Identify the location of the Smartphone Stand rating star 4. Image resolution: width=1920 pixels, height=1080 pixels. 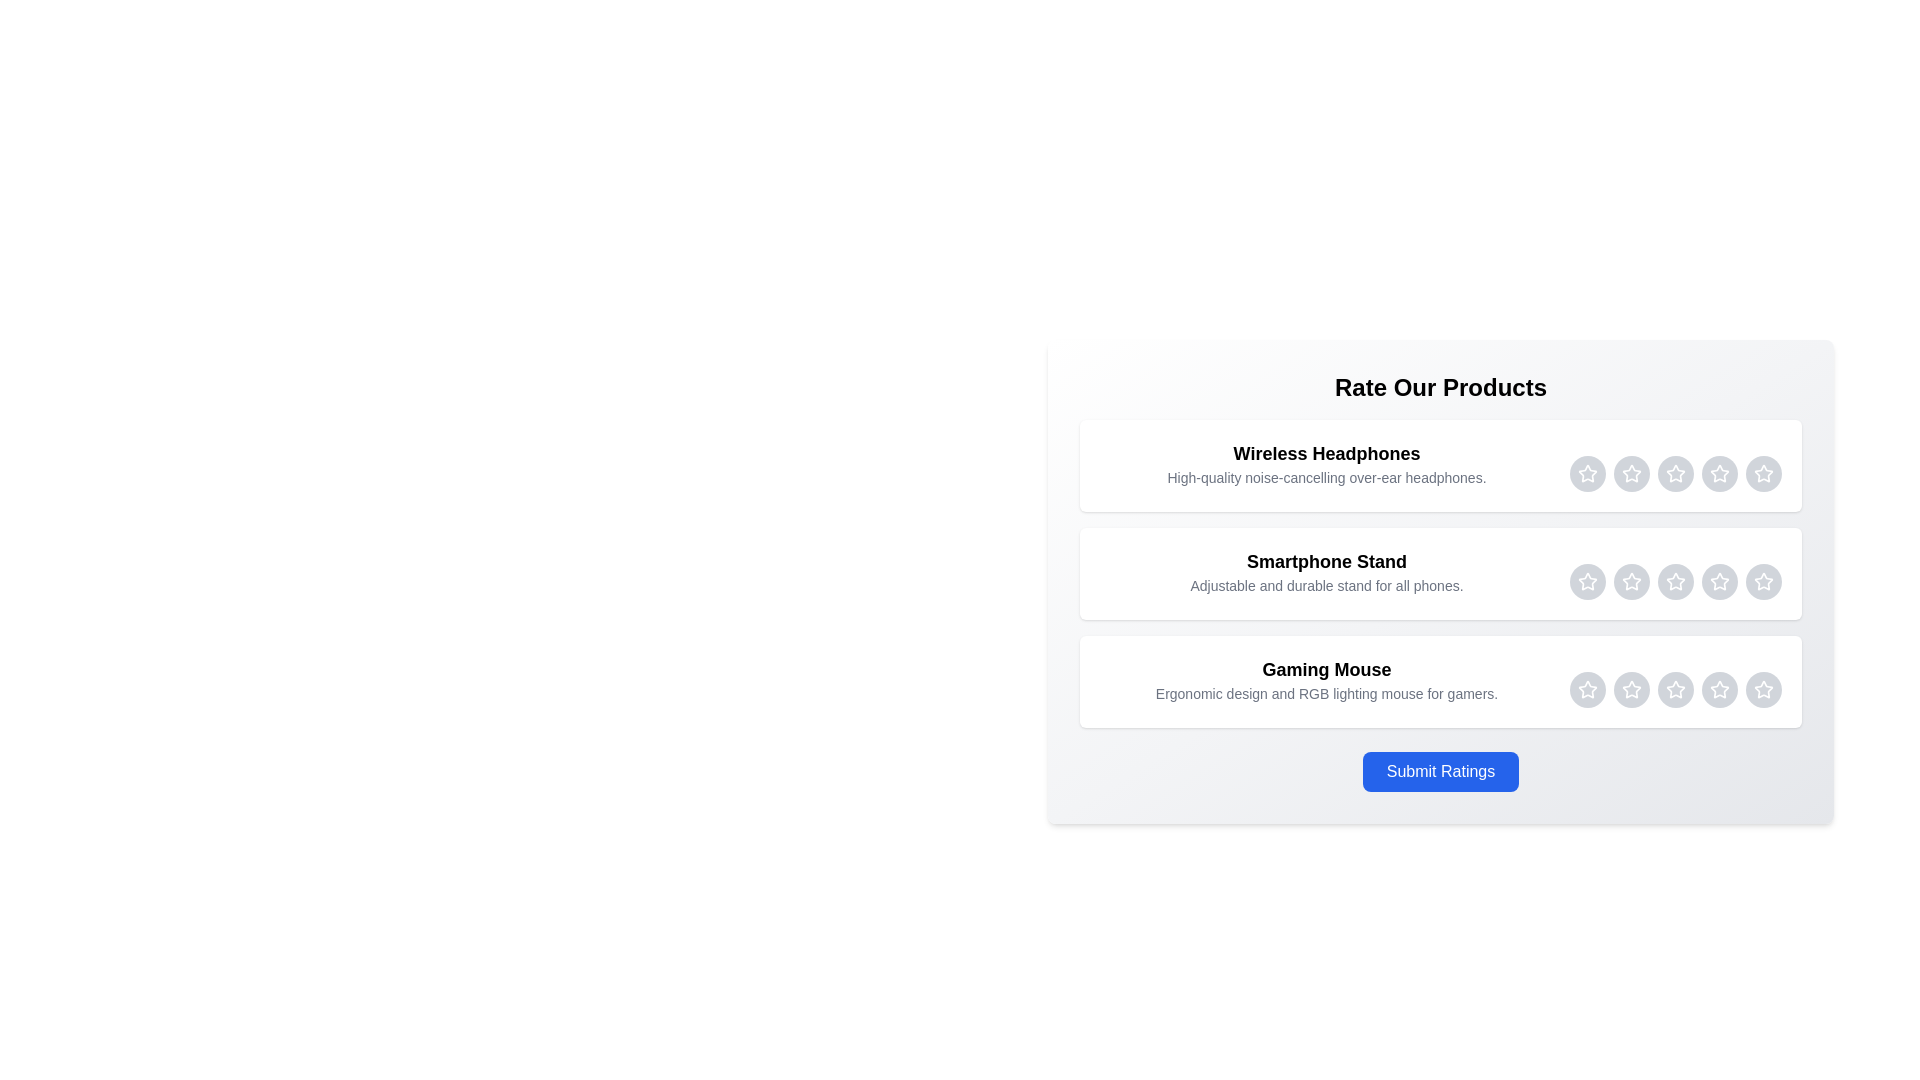
(1718, 582).